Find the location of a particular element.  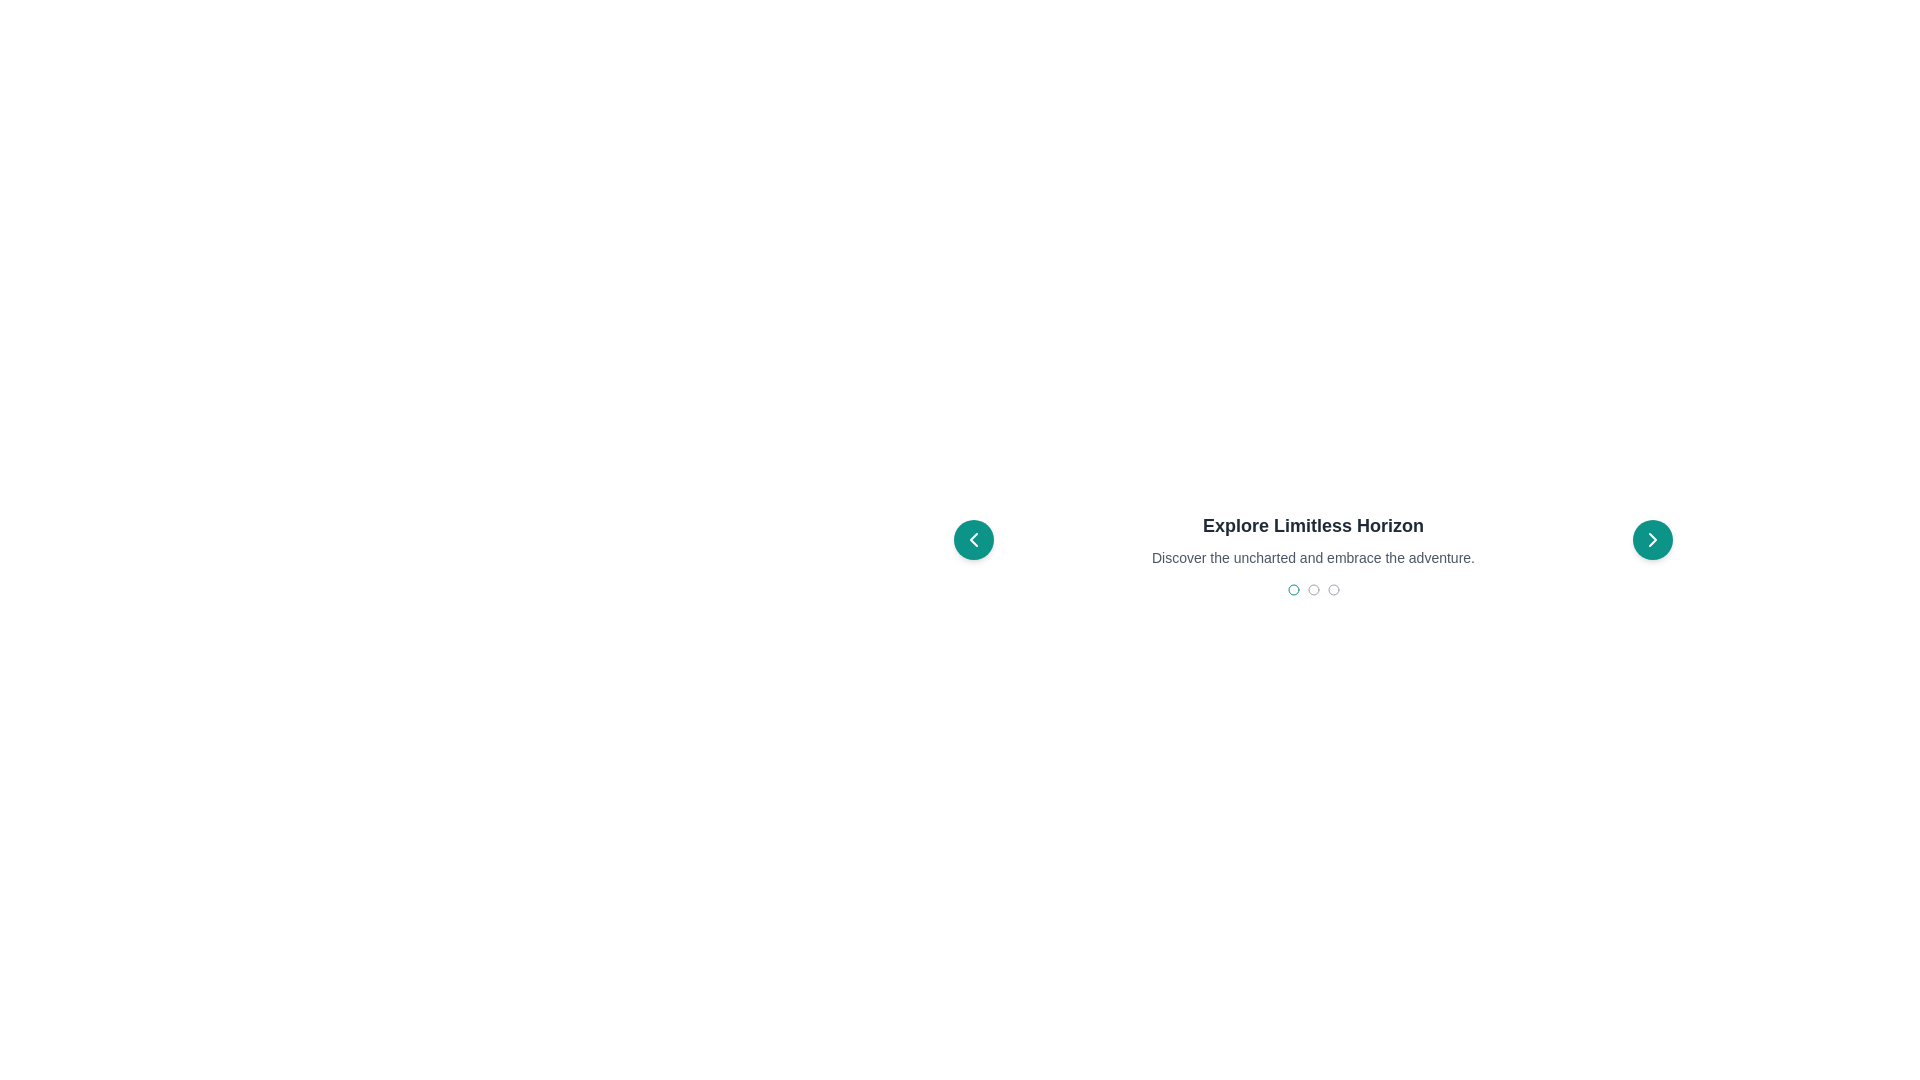

the third circular indicator dot located on the right side of a three-dot indicator group is located at coordinates (1293, 589).